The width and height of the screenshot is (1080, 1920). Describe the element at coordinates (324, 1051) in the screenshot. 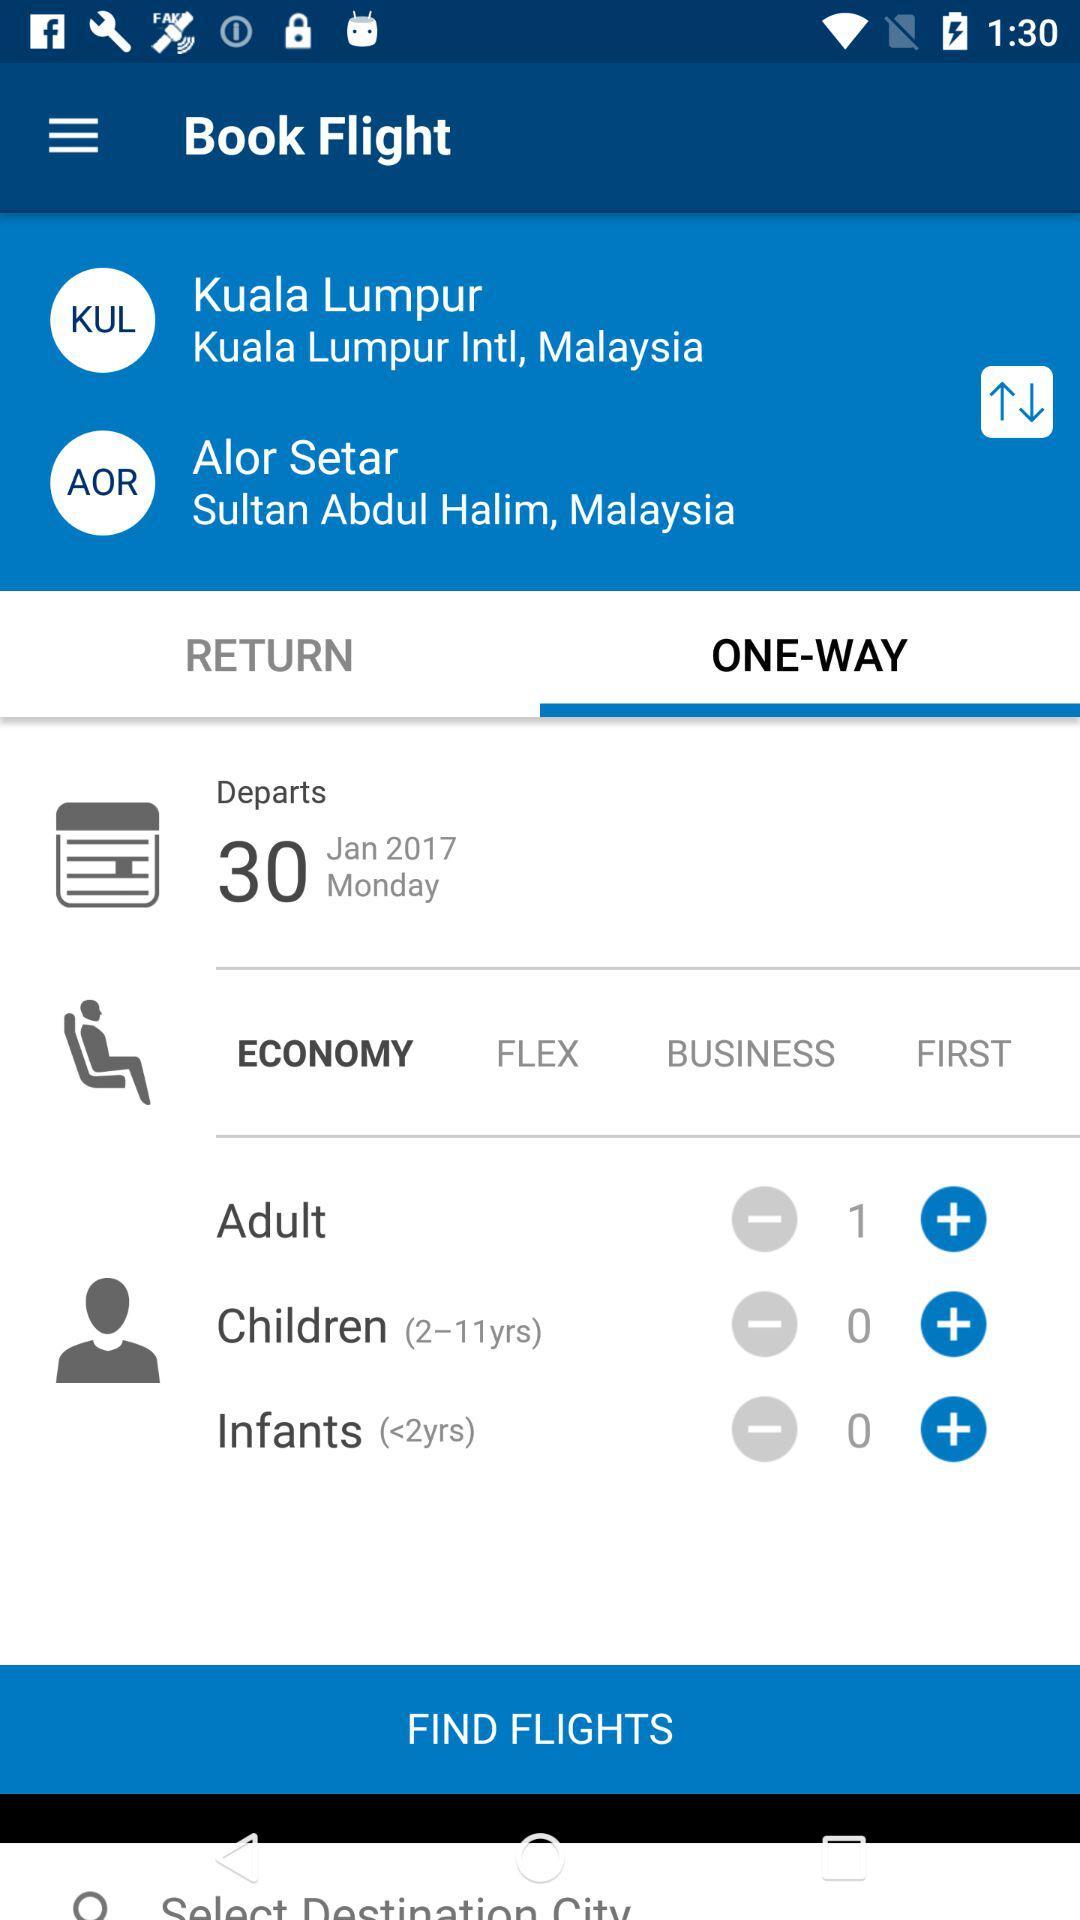

I see `icon to the left of flex` at that location.